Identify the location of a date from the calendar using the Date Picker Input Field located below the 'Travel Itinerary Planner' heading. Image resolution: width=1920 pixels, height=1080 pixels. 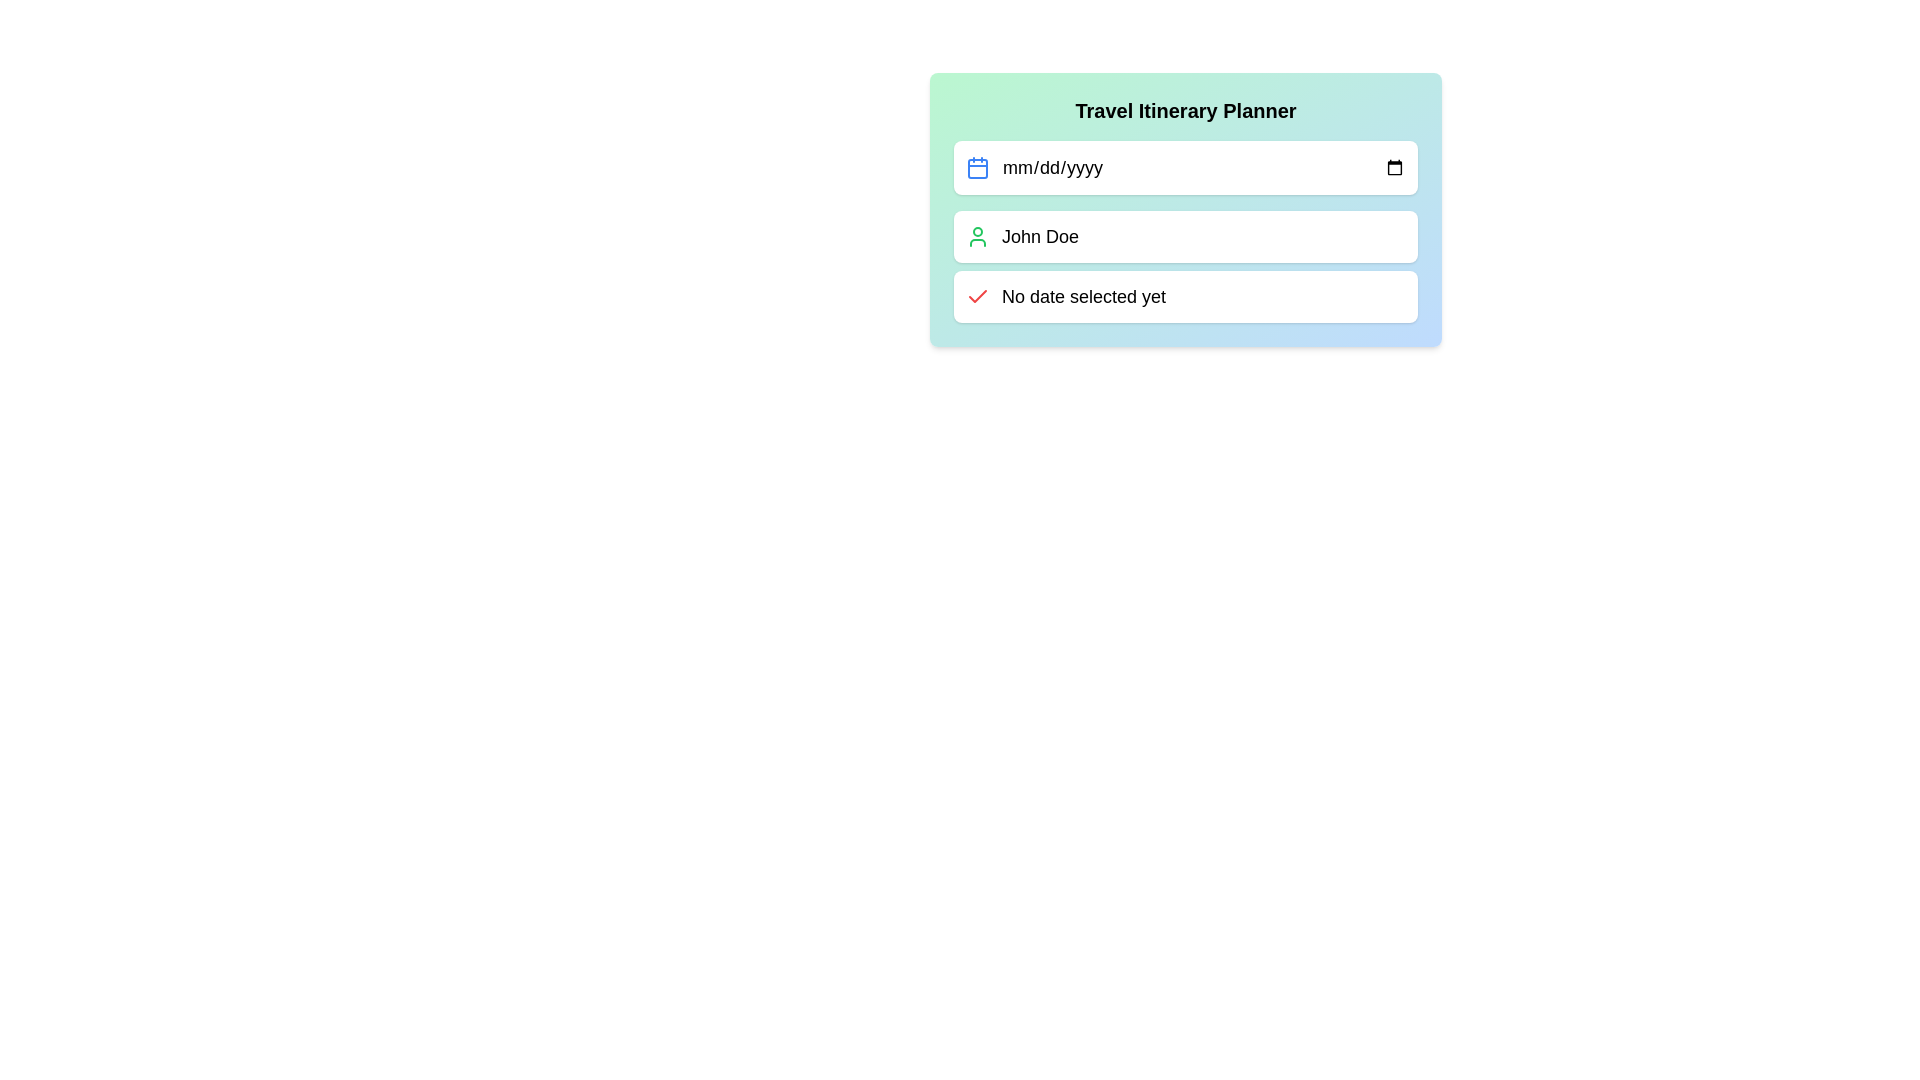
(1185, 167).